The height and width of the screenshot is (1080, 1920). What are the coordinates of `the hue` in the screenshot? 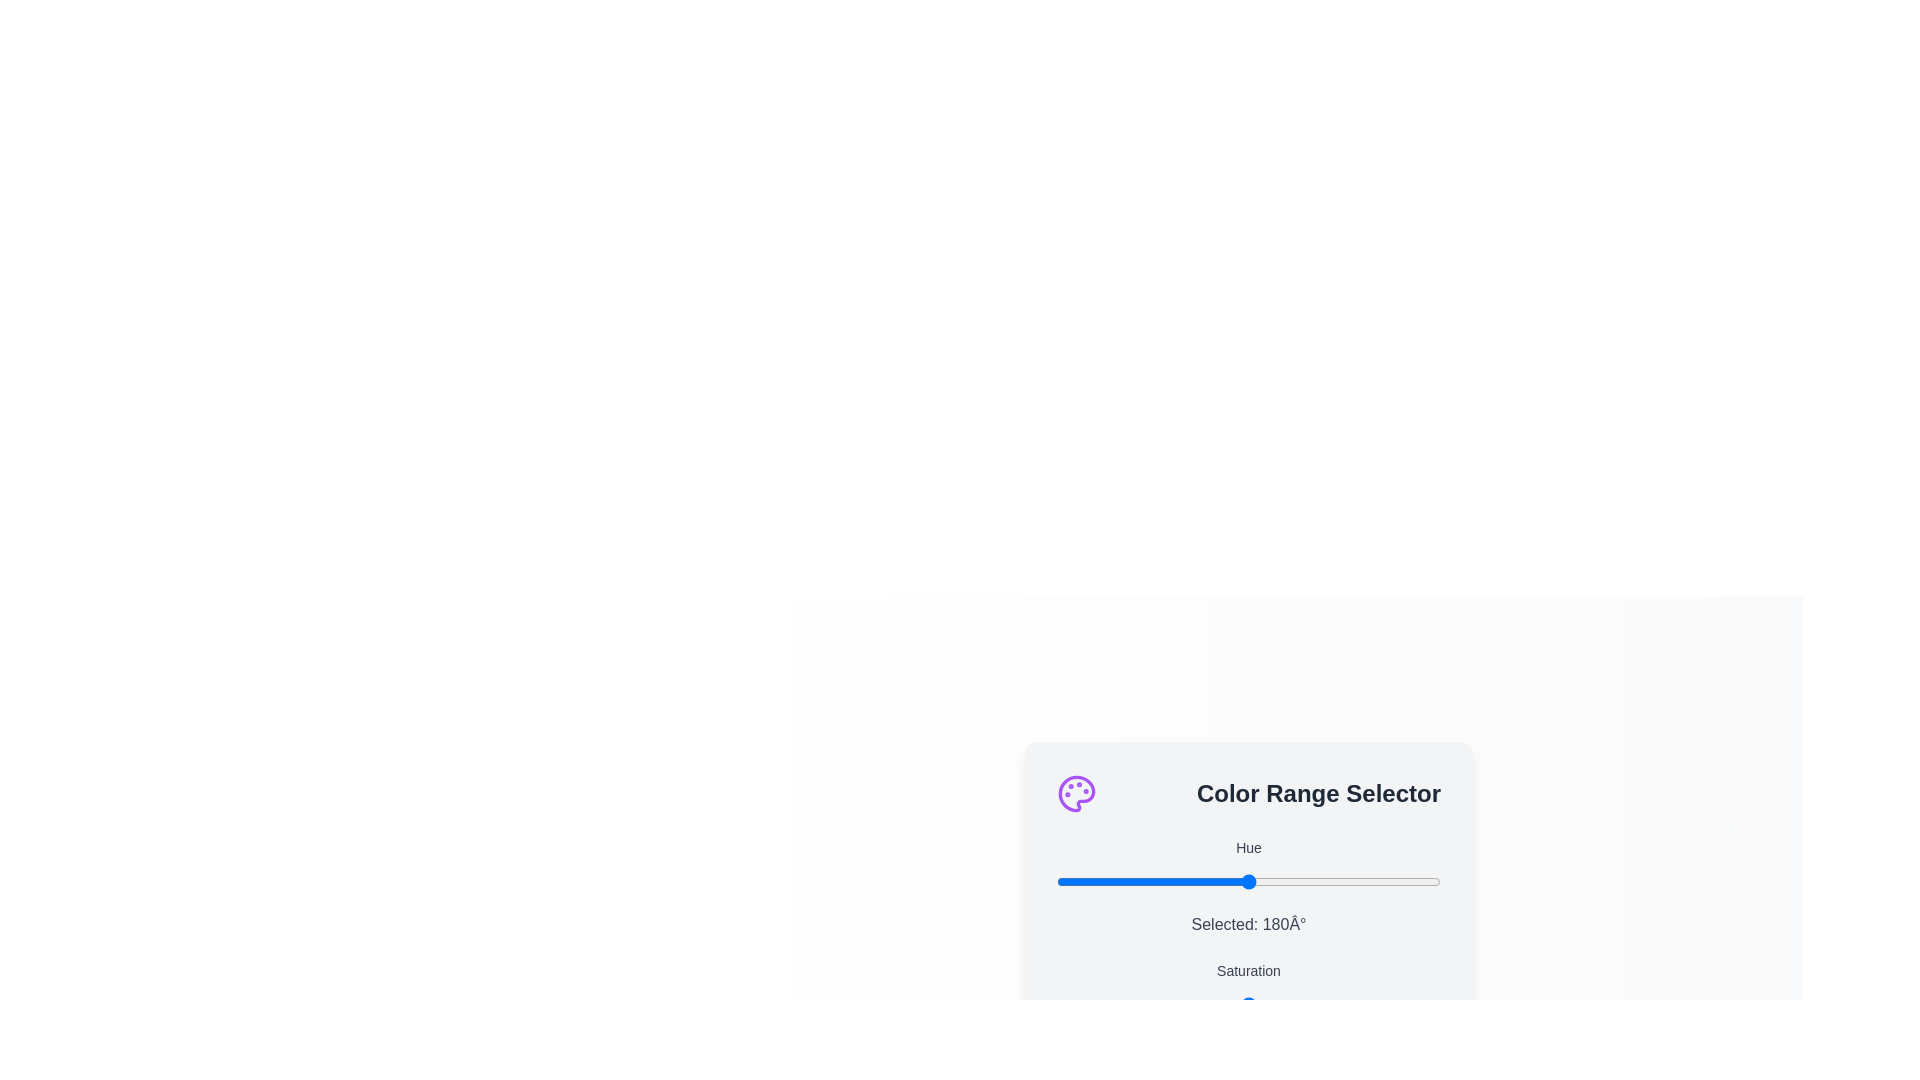 It's located at (1085, 880).